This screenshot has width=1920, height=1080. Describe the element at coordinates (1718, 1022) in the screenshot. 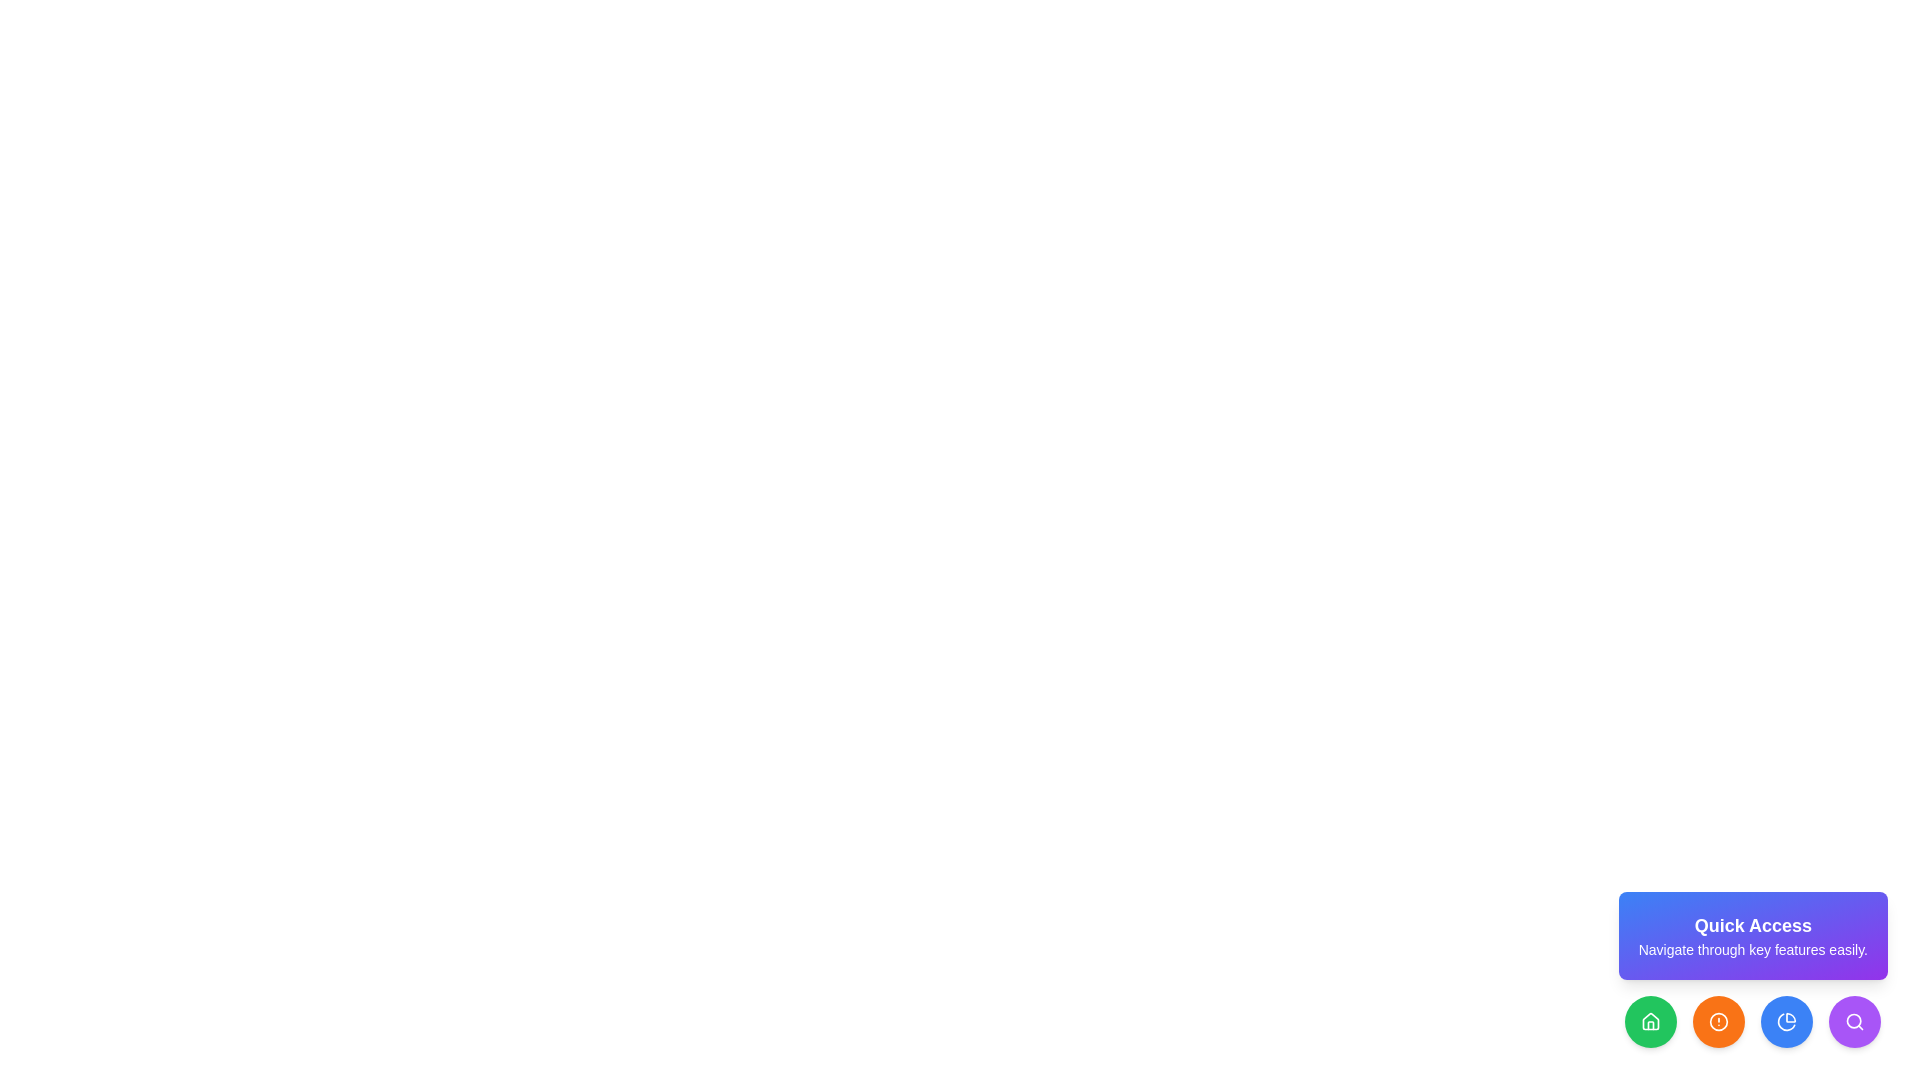

I see `the orange circle icon located at the bottom-right corner of the interface, which is the second icon from the left` at that location.